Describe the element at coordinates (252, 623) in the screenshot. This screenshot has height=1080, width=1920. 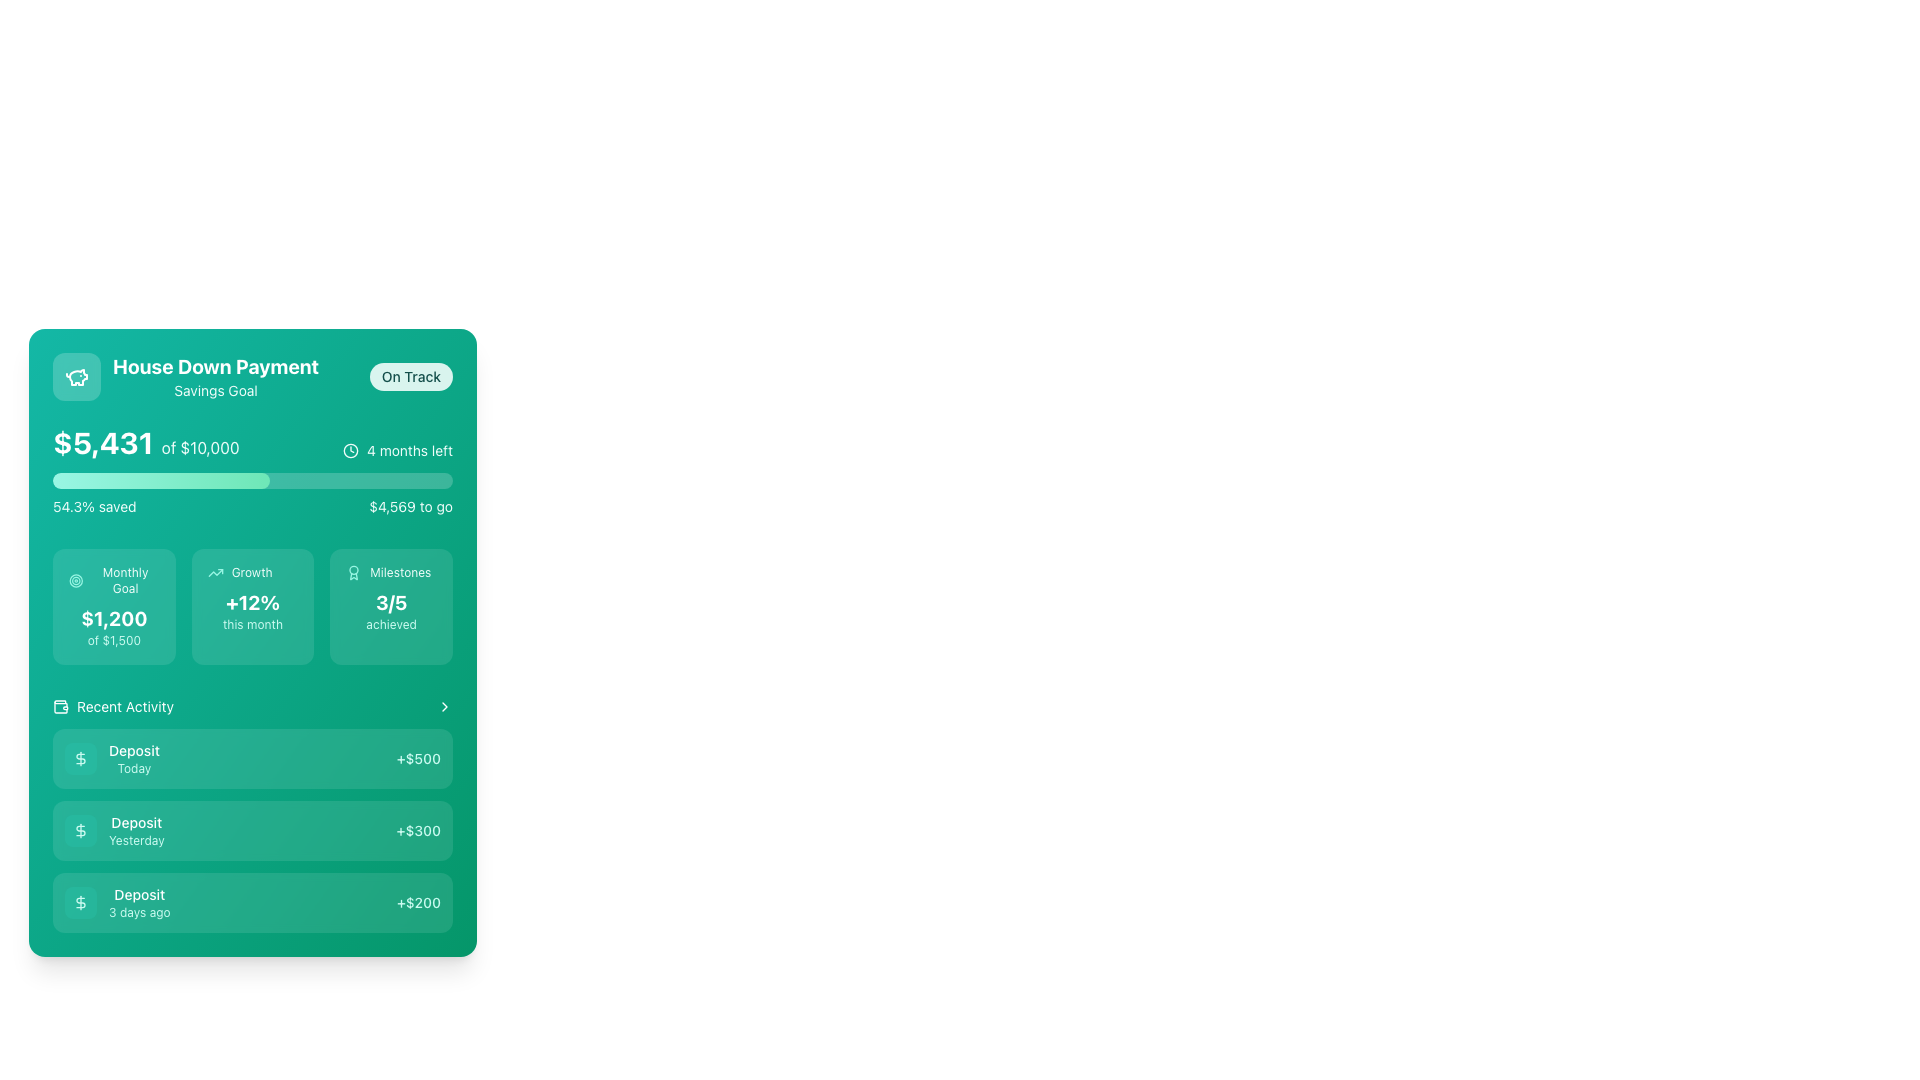
I see `text label displaying 'this month' which is centrally positioned below the '+12%' text in the 'Growth' card` at that location.